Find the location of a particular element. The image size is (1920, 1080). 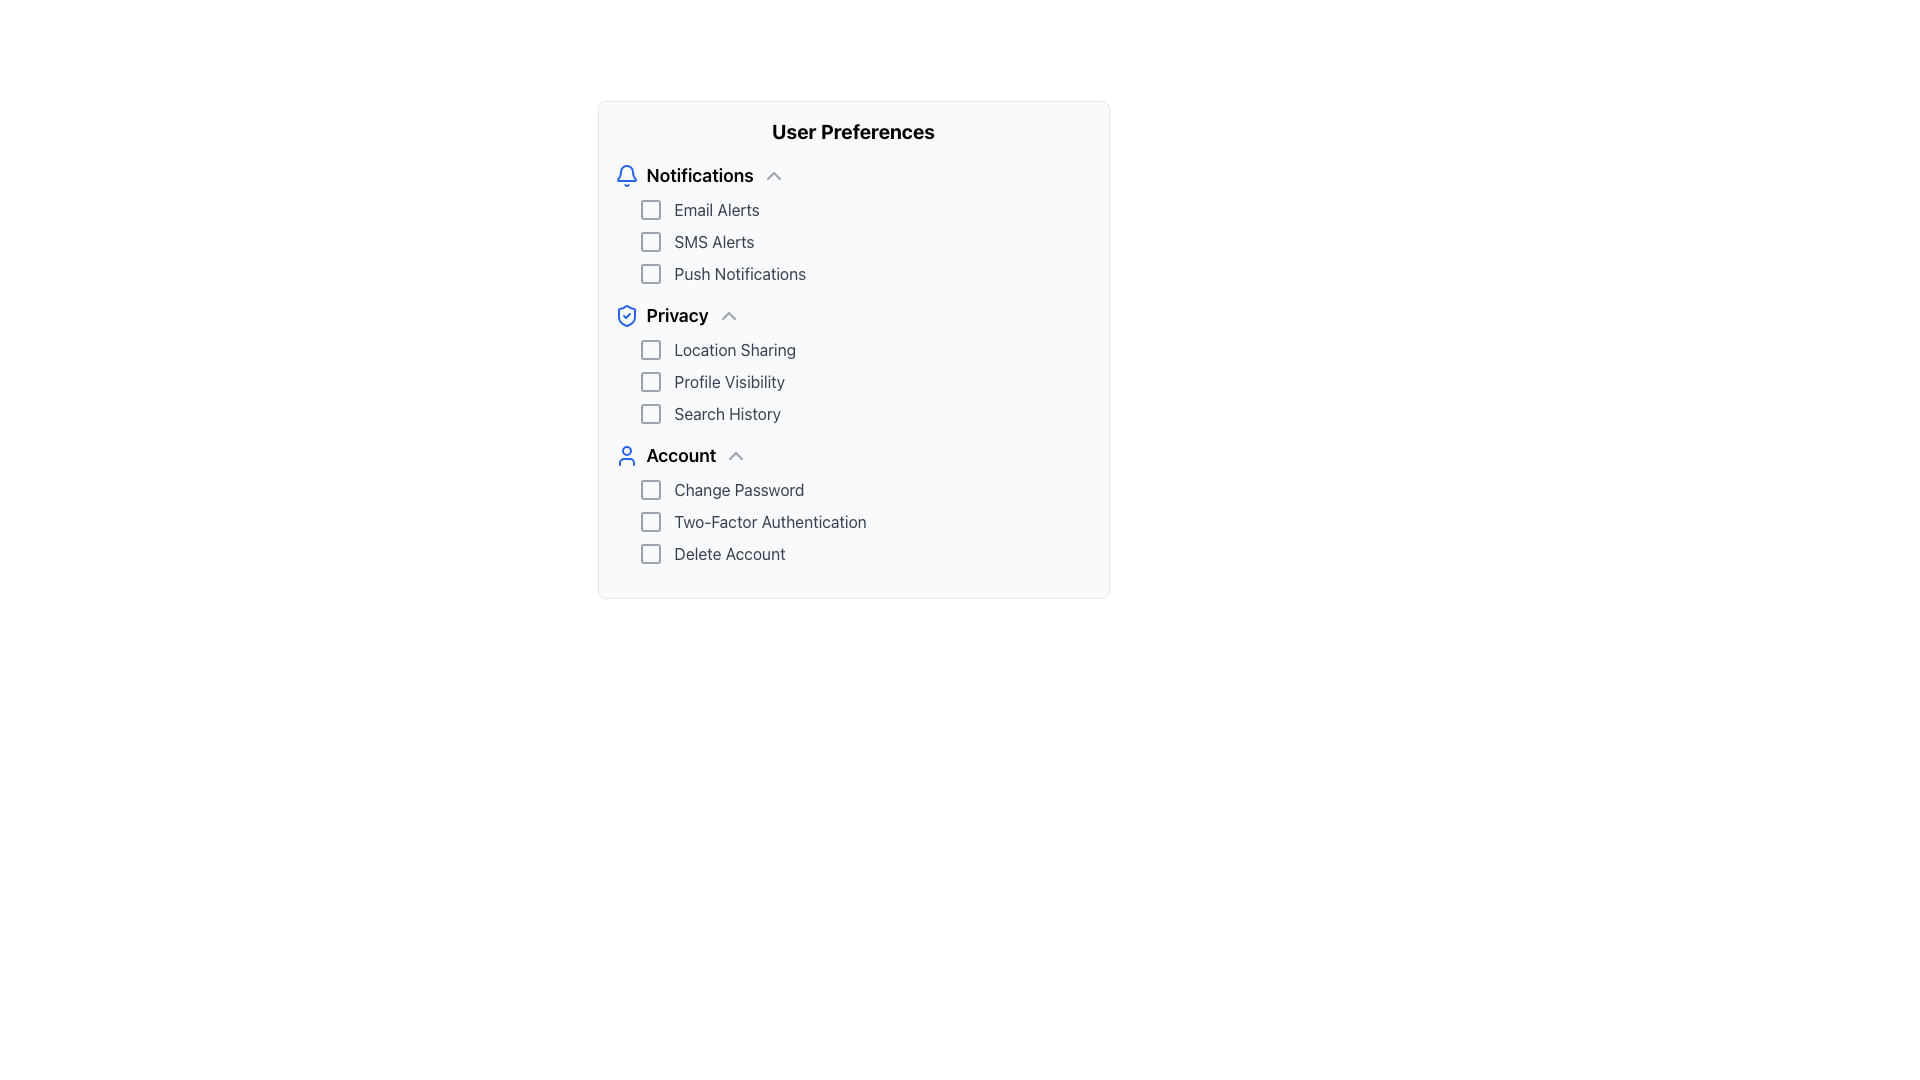

the interactive checkbox for toggling the 'Email Alerts' setting located at the beginning of the row labeled 'Email Alerts' within the 'Notifications' section of the 'User Preferences' panel is located at coordinates (650, 209).